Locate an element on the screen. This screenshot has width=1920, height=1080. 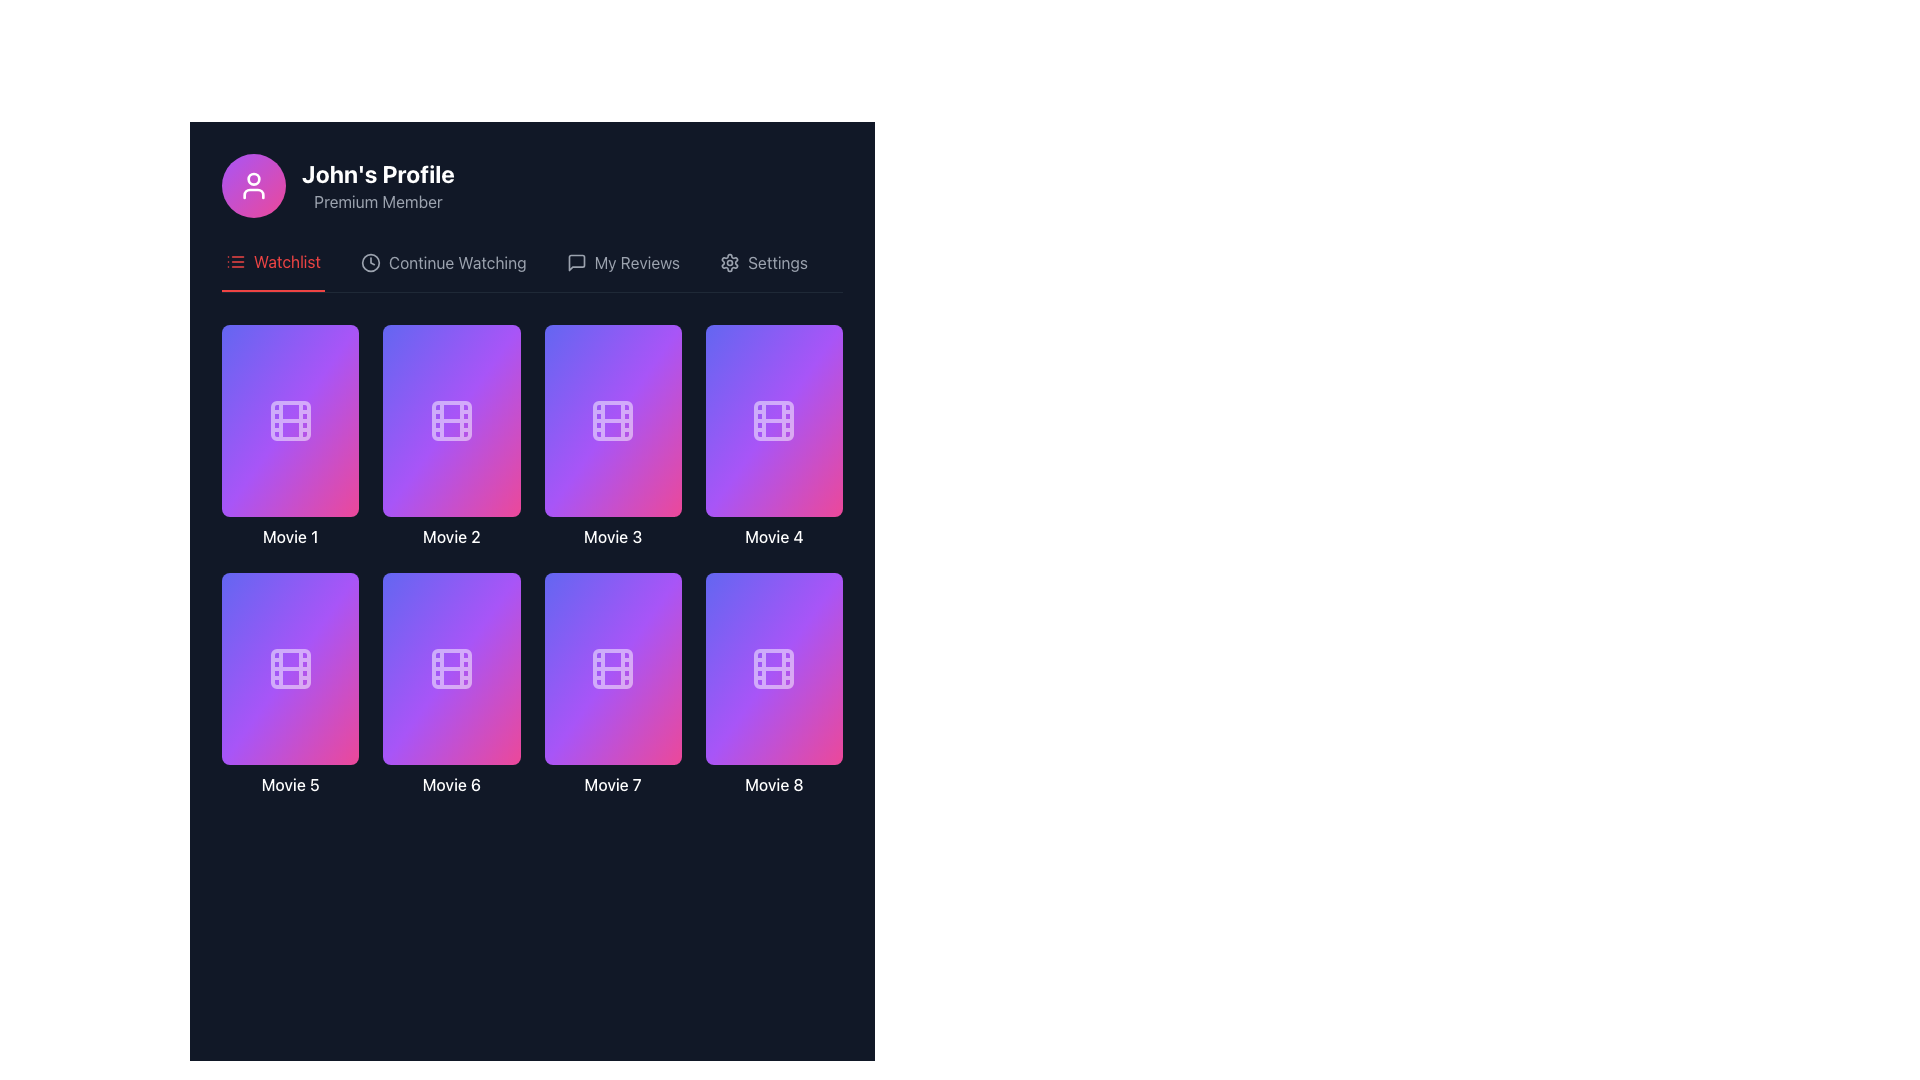
the Clickable Card representing a movie entry, positioned in the second column and first row of the grid is located at coordinates (450, 435).